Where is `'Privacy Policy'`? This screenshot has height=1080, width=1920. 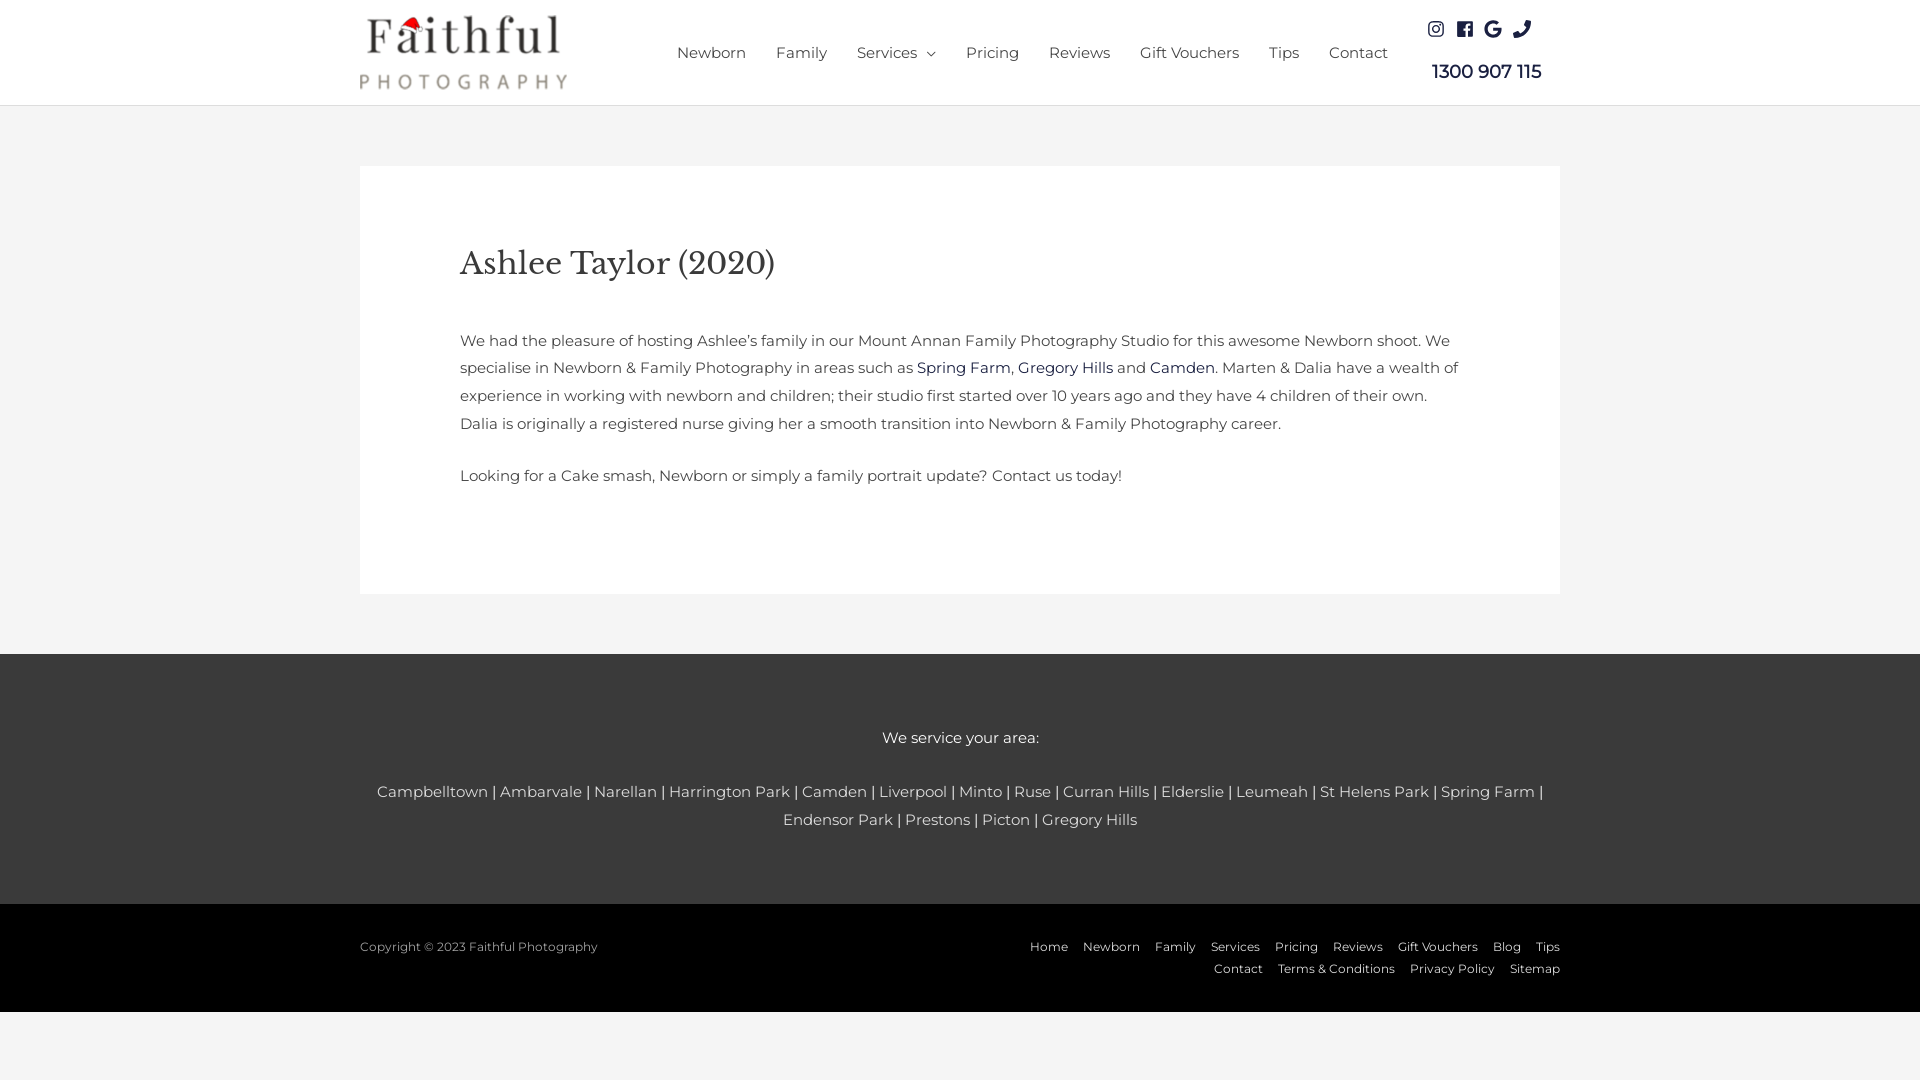
'Privacy Policy' is located at coordinates (1396, 967).